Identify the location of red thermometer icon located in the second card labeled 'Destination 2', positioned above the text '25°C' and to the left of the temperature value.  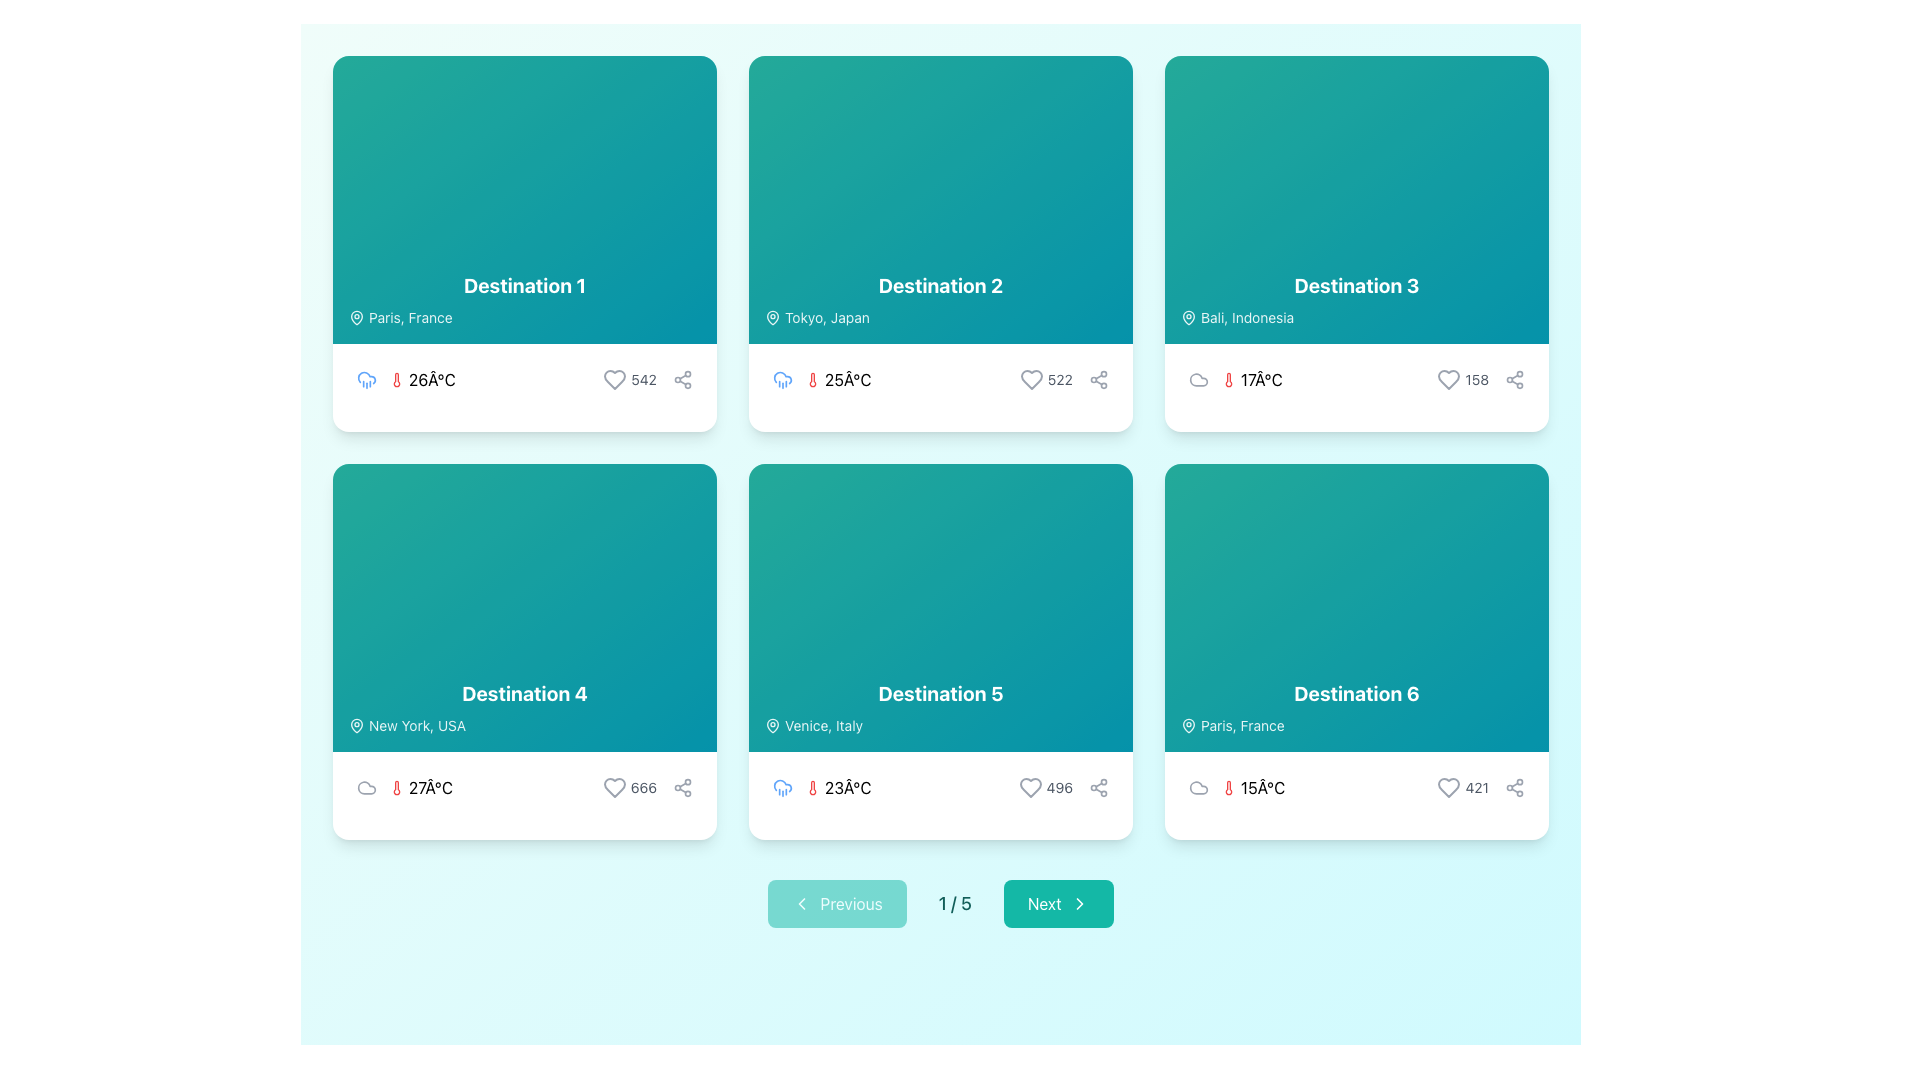
(812, 380).